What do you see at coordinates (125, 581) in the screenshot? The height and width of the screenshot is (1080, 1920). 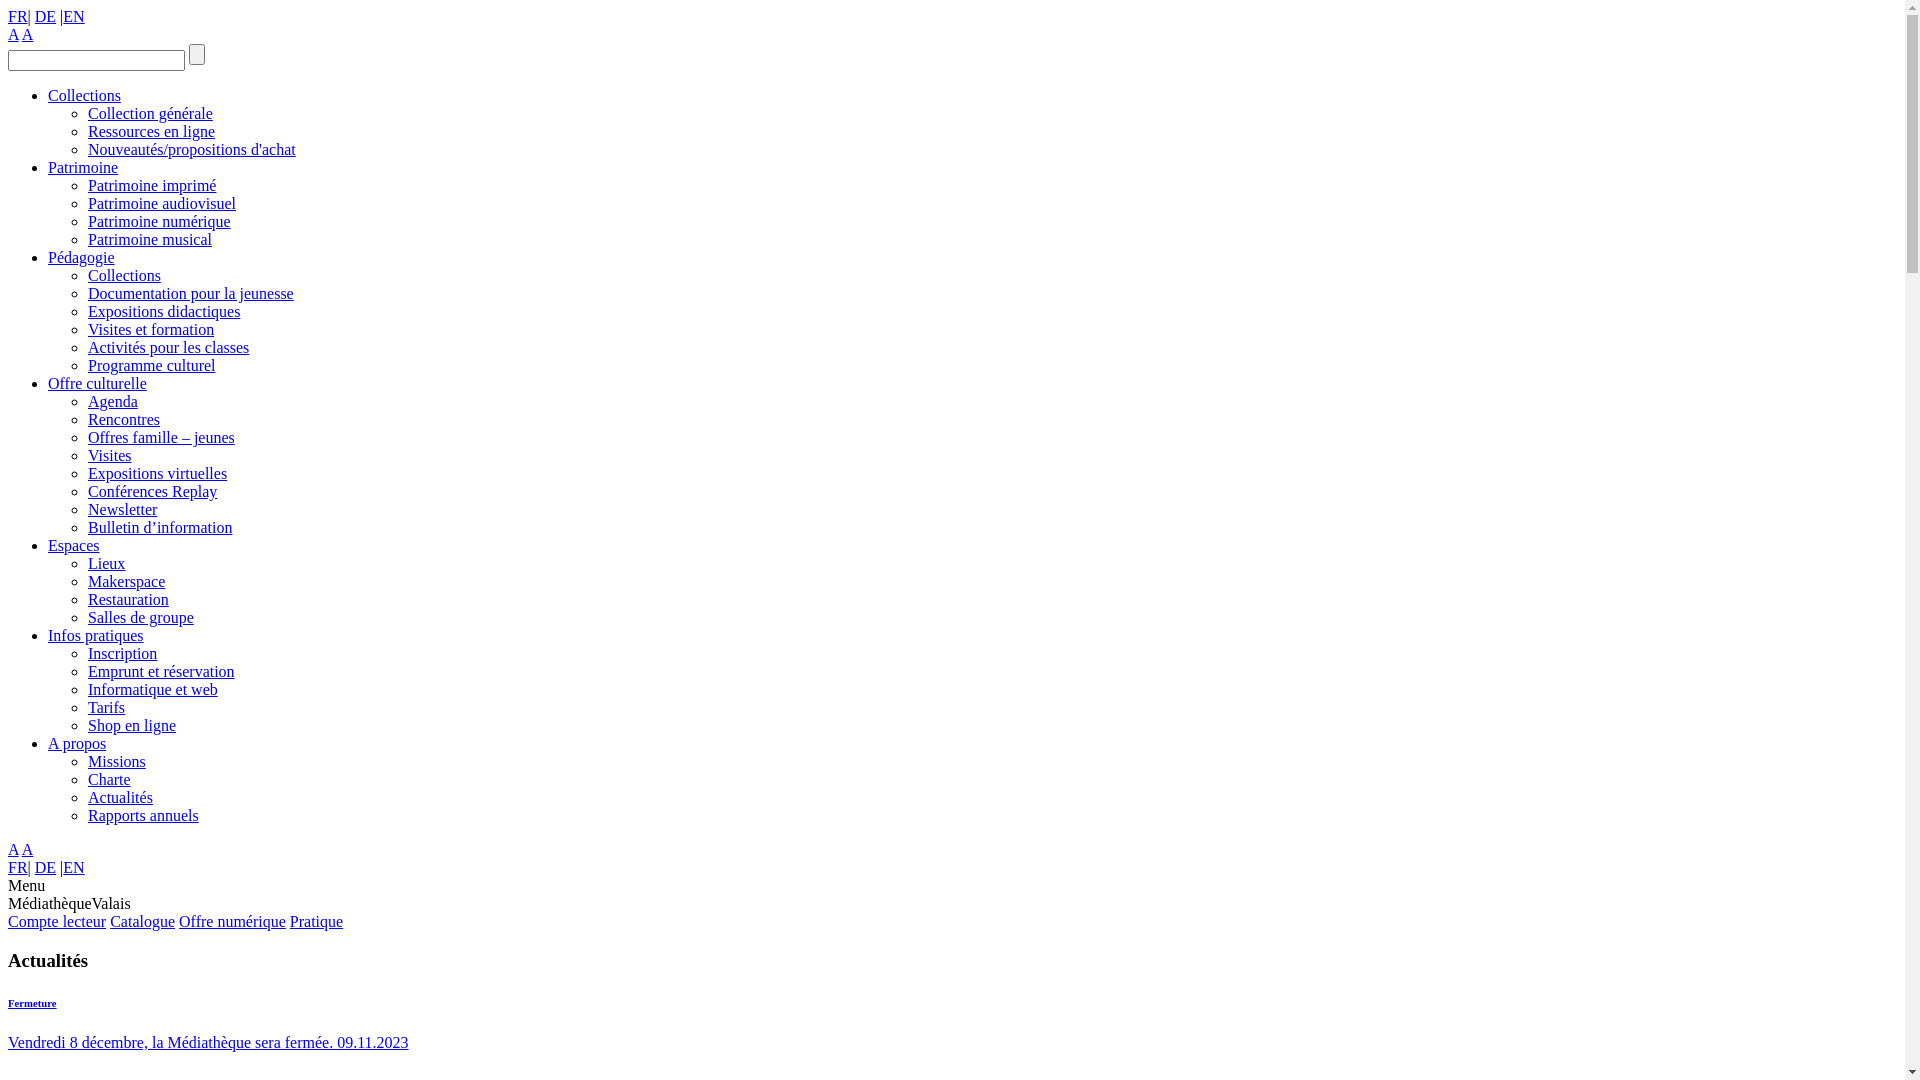 I see `'Makerspace'` at bounding box center [125, 581].